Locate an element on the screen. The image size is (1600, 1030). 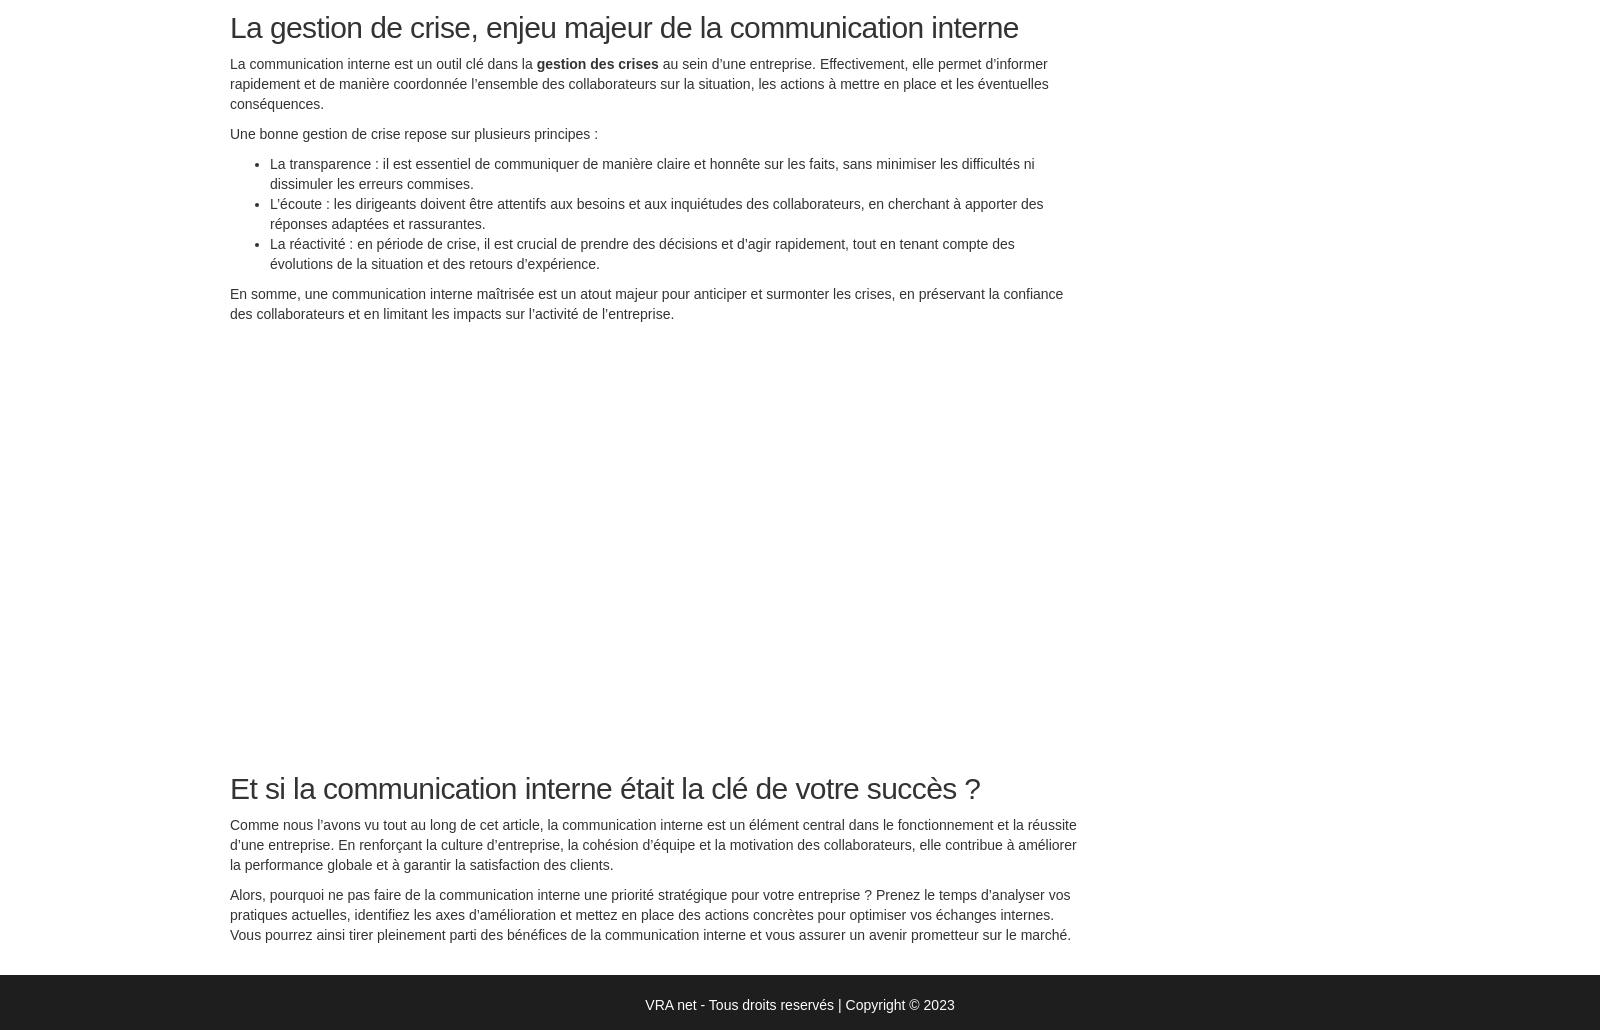
'Copyright © 2023' is located at coordinates (898, 1007).